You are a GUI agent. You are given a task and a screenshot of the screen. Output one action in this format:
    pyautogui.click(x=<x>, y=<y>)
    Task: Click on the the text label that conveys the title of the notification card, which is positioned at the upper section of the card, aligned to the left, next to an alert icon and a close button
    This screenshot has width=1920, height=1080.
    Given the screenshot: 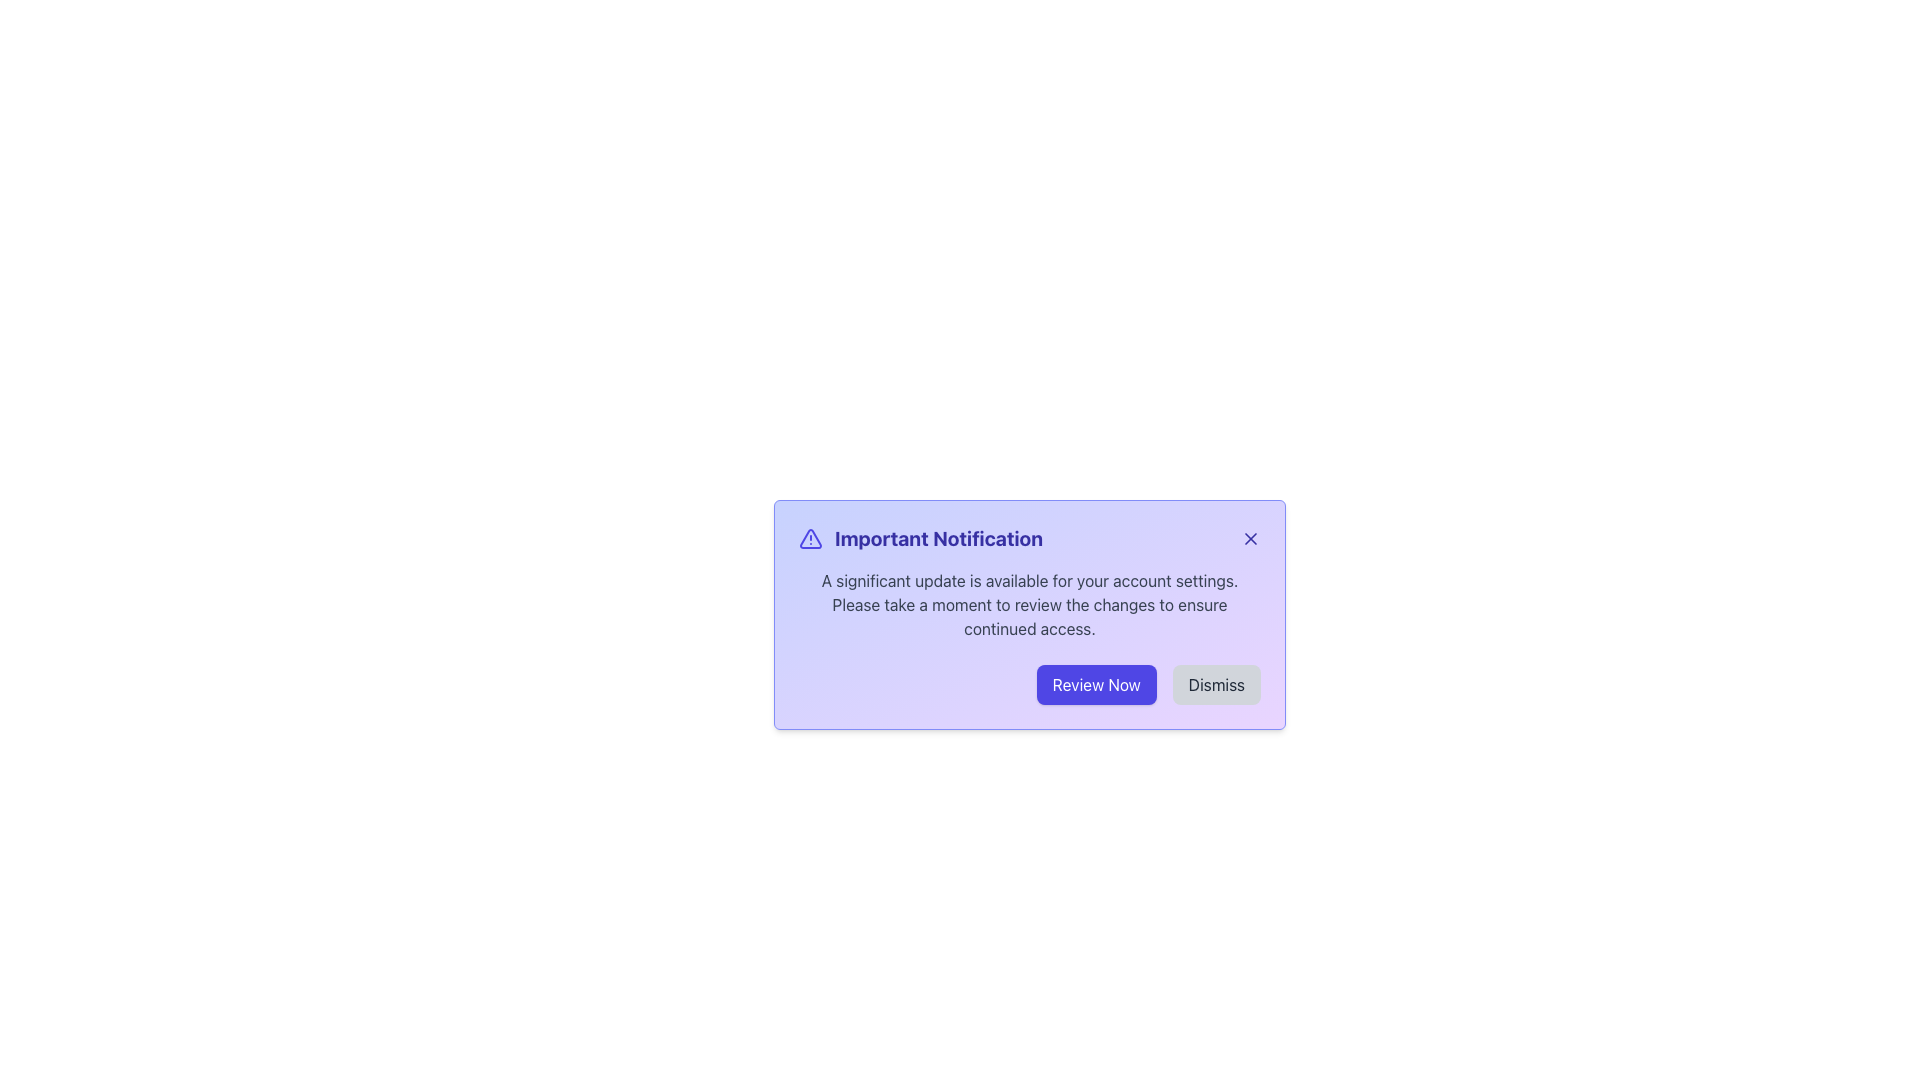 What is the action you would take?
    pyautogui.click(x=920, y=538)
    